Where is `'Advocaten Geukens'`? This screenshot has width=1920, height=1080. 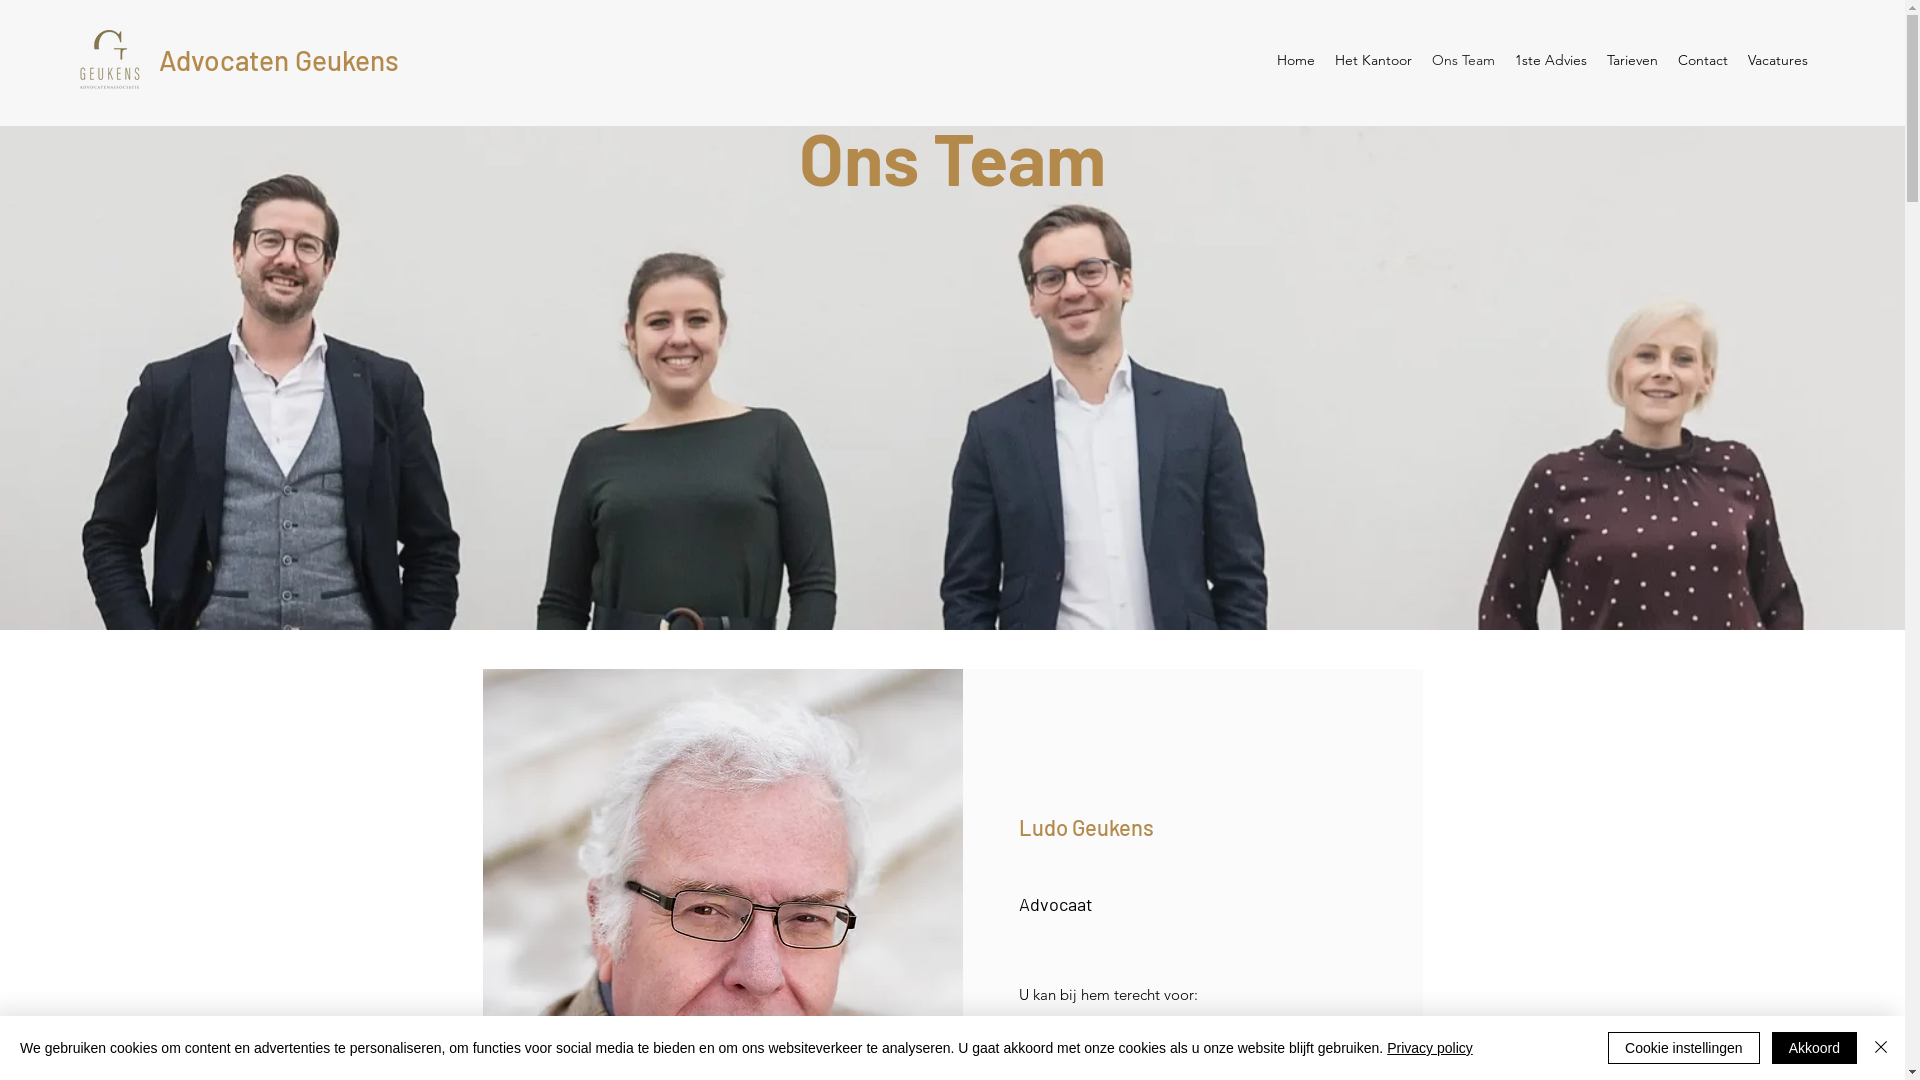 'Advocaten Geukens' is located at coordinates (277, 59).